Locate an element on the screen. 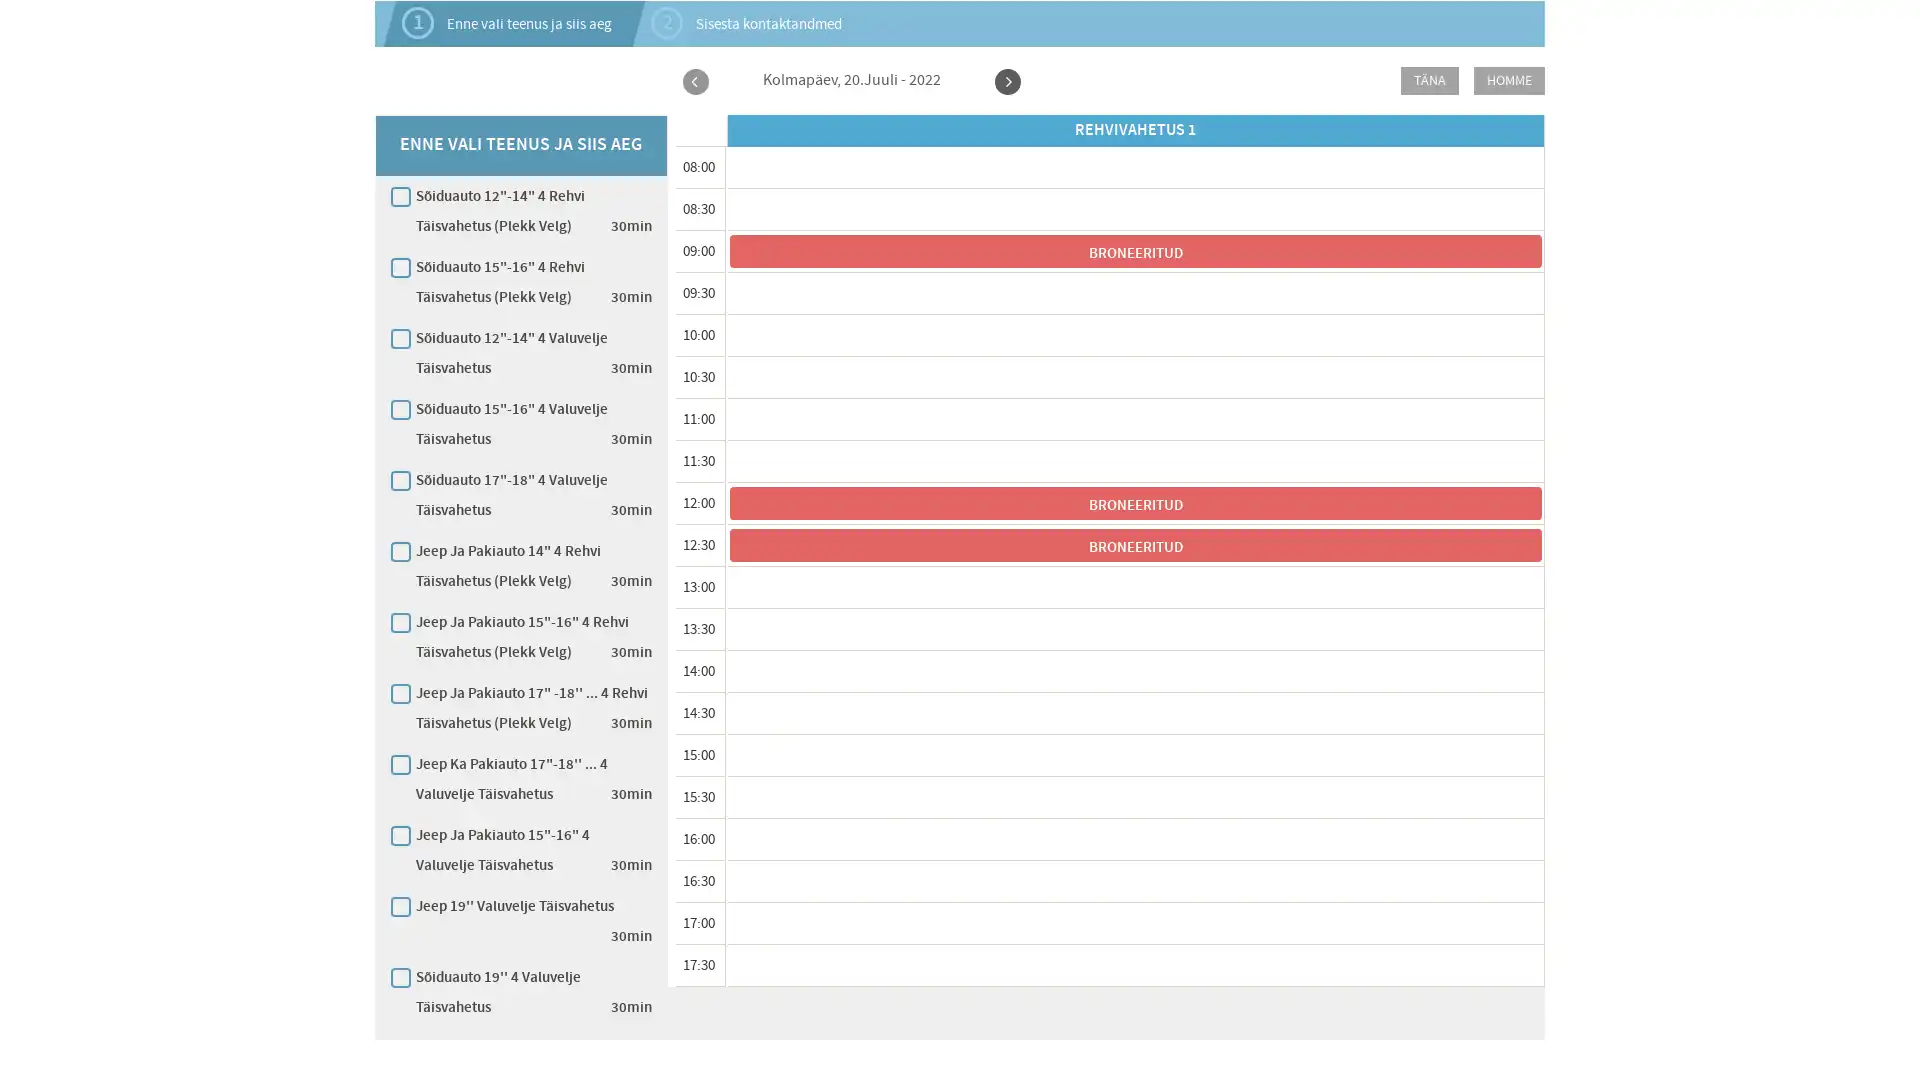 This screenshot has width=1920, height=1080. HOMME is located at coordinates (1509, 80).